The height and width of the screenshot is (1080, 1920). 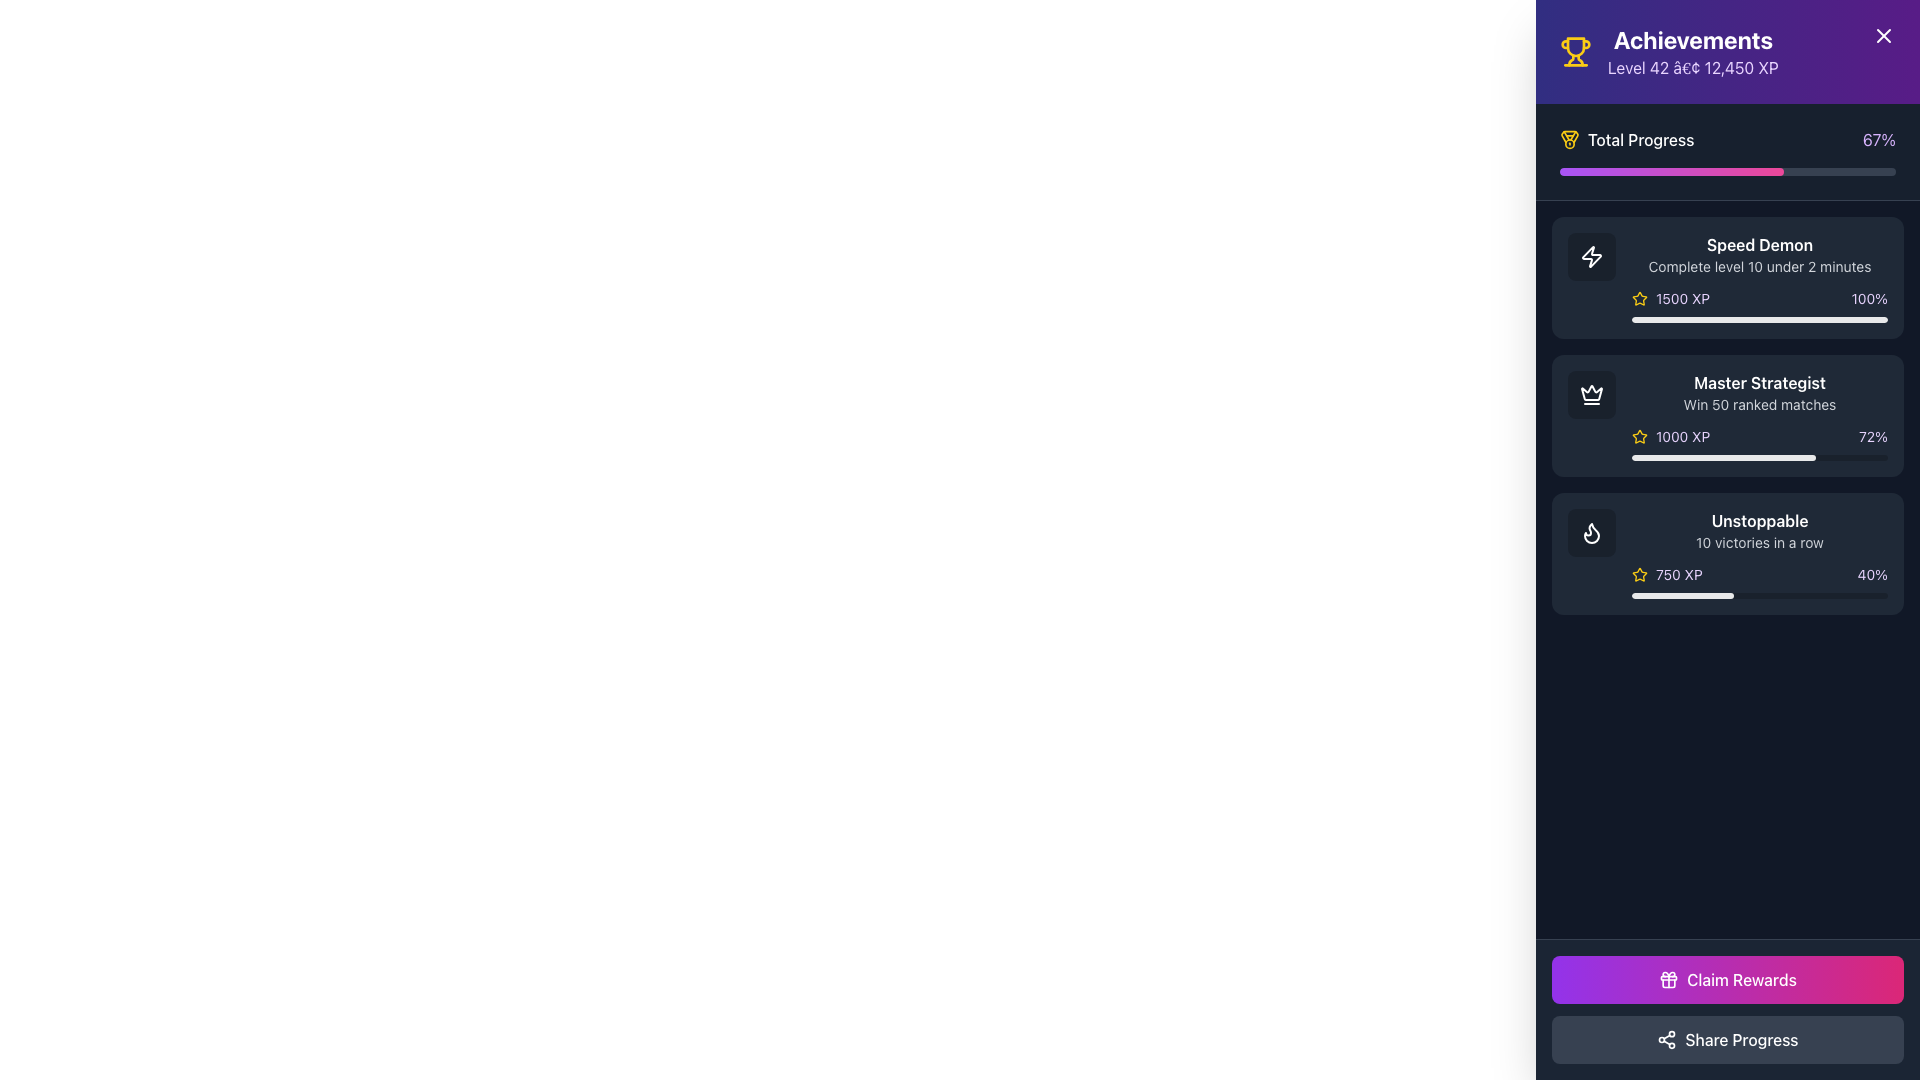 I want to click on the Achievement card UI component that displays the name, description, XP reward, and completion percentage, located between the 'Speed Demon' and 'Unstoppable' achievements in the Achievements panel, so click(x=1727, y=415).